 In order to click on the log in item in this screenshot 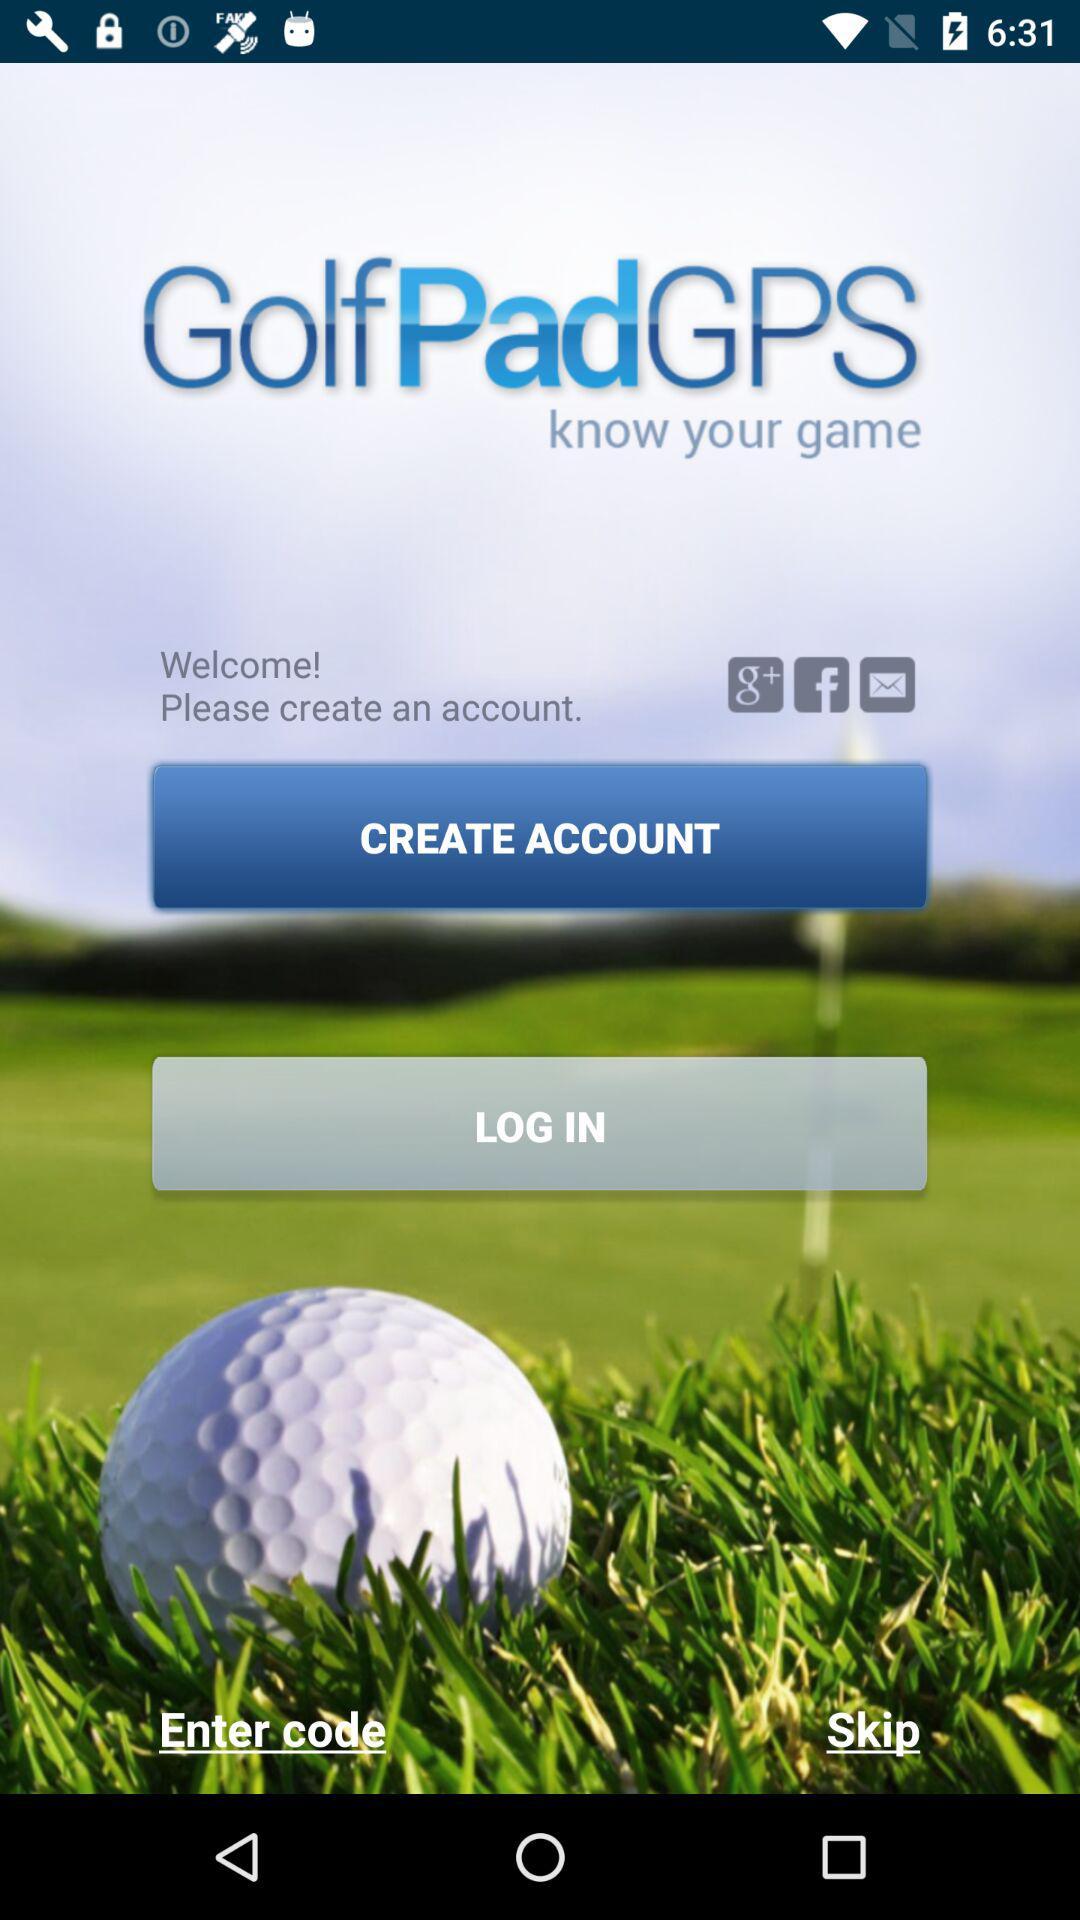, I will do `click(540, 1125)`.